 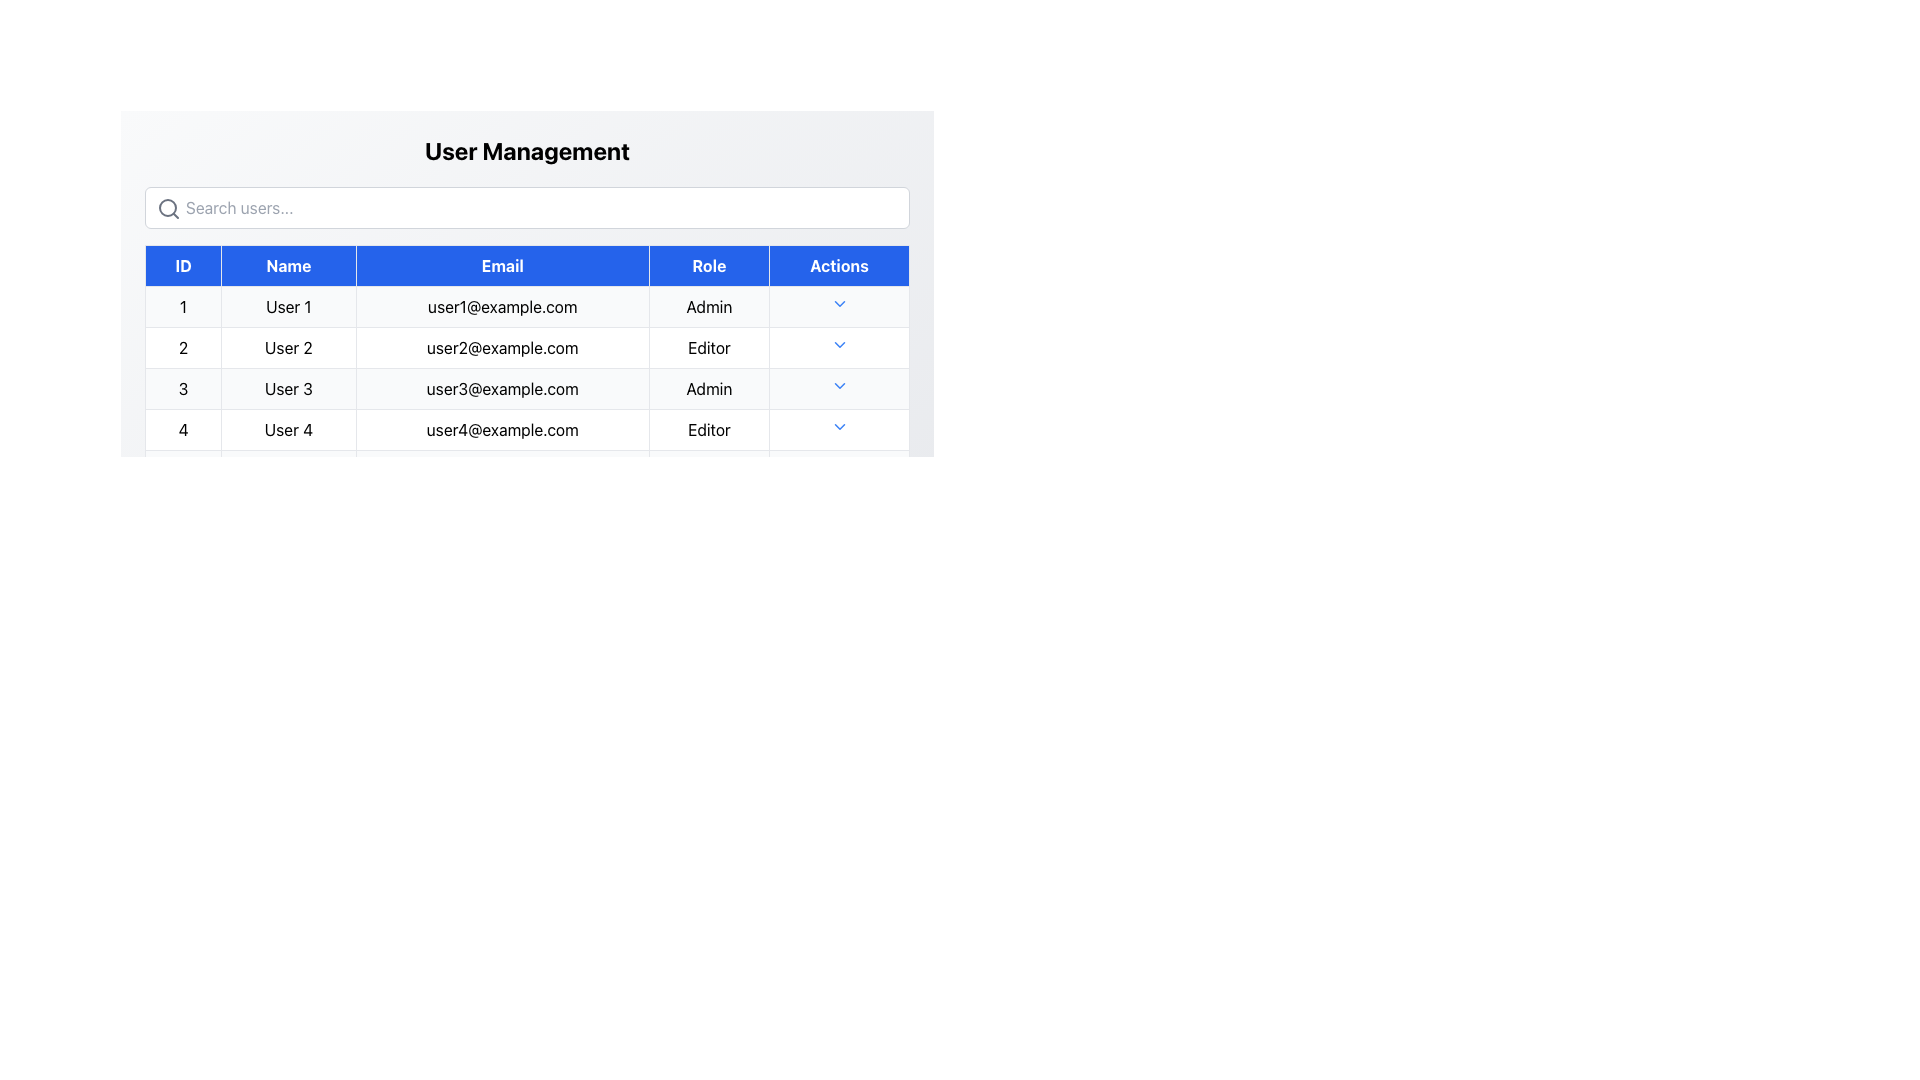 I want to click on the 'Email' header label in the data table, which is the third item in the header row between 'Name' and 'Role', so click(x=502, y=265).